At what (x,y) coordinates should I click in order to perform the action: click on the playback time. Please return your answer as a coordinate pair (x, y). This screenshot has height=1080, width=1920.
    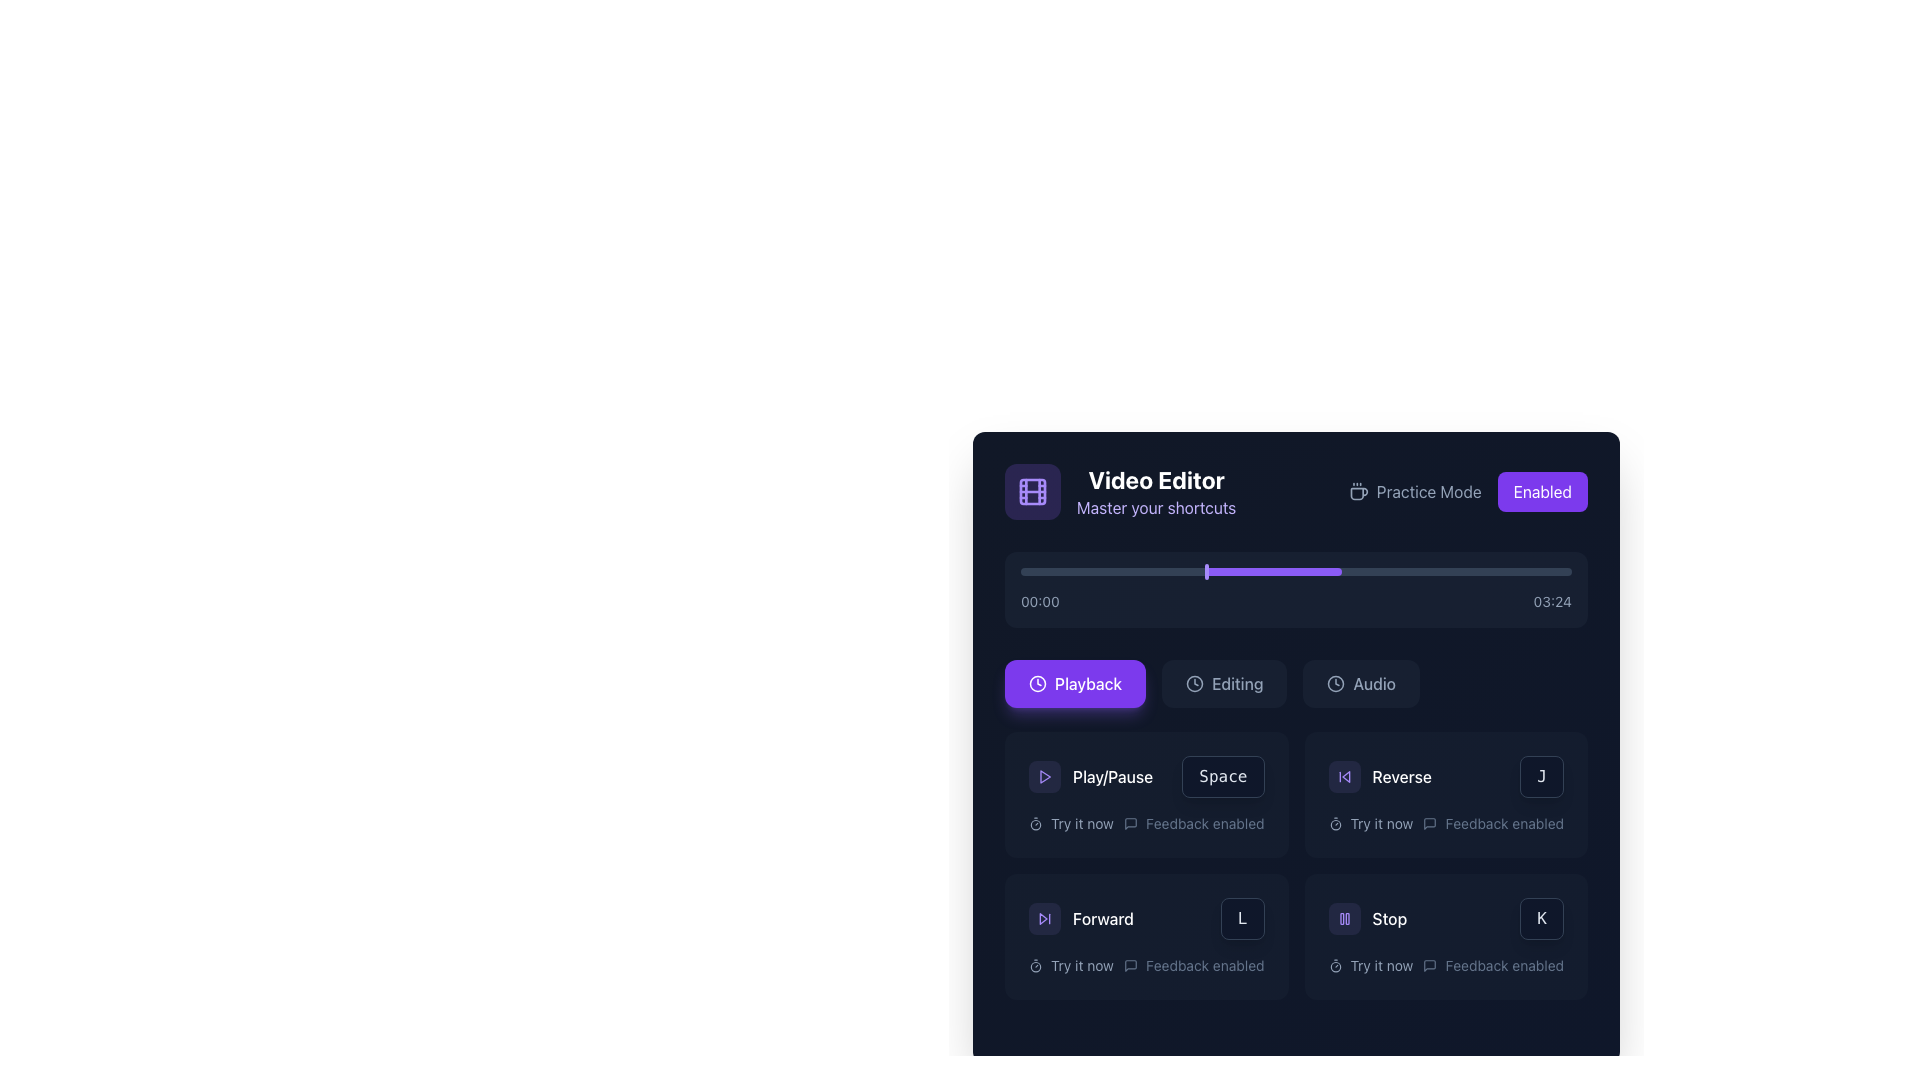
    Looking at the image, I should click on (1080, 571).